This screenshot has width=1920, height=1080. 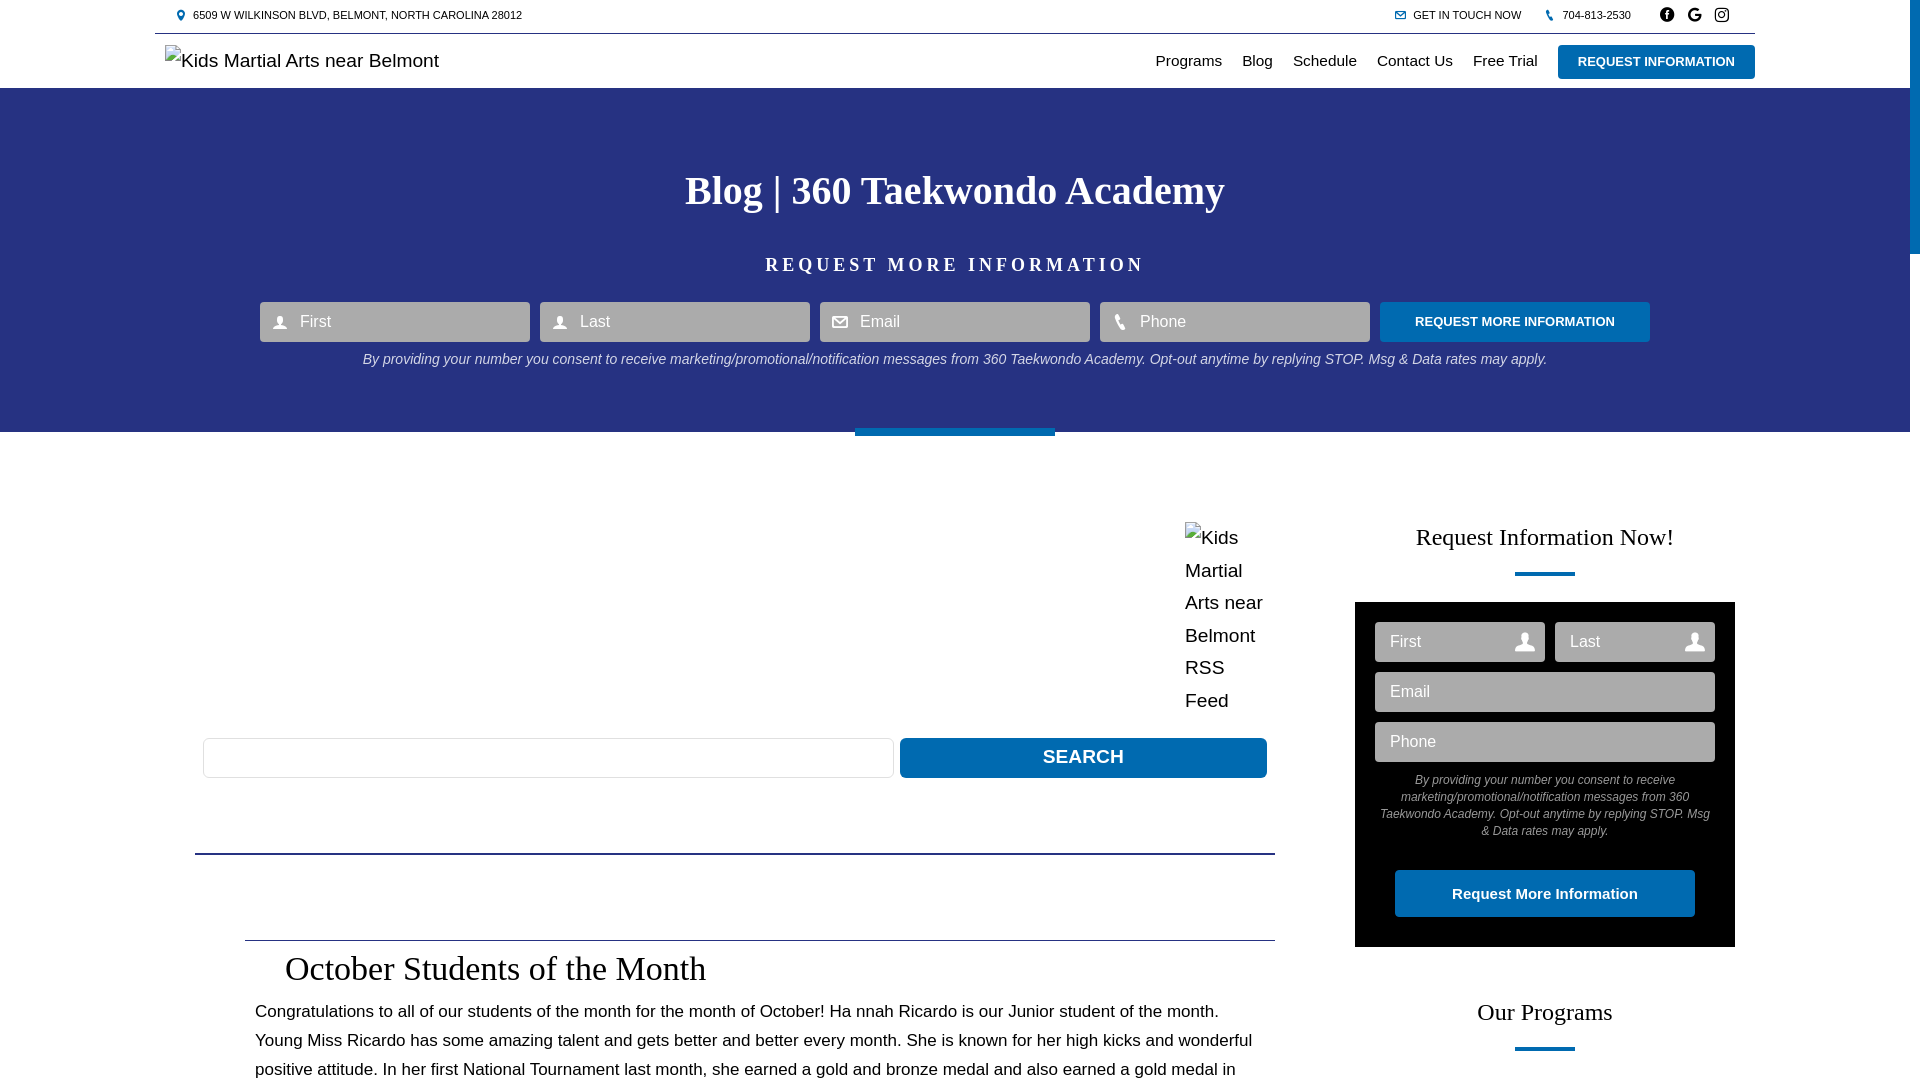 What do you see at coordinates (1082, 758) in the screenshot?
I see `'Search'` at bounding box center [1082, 758].